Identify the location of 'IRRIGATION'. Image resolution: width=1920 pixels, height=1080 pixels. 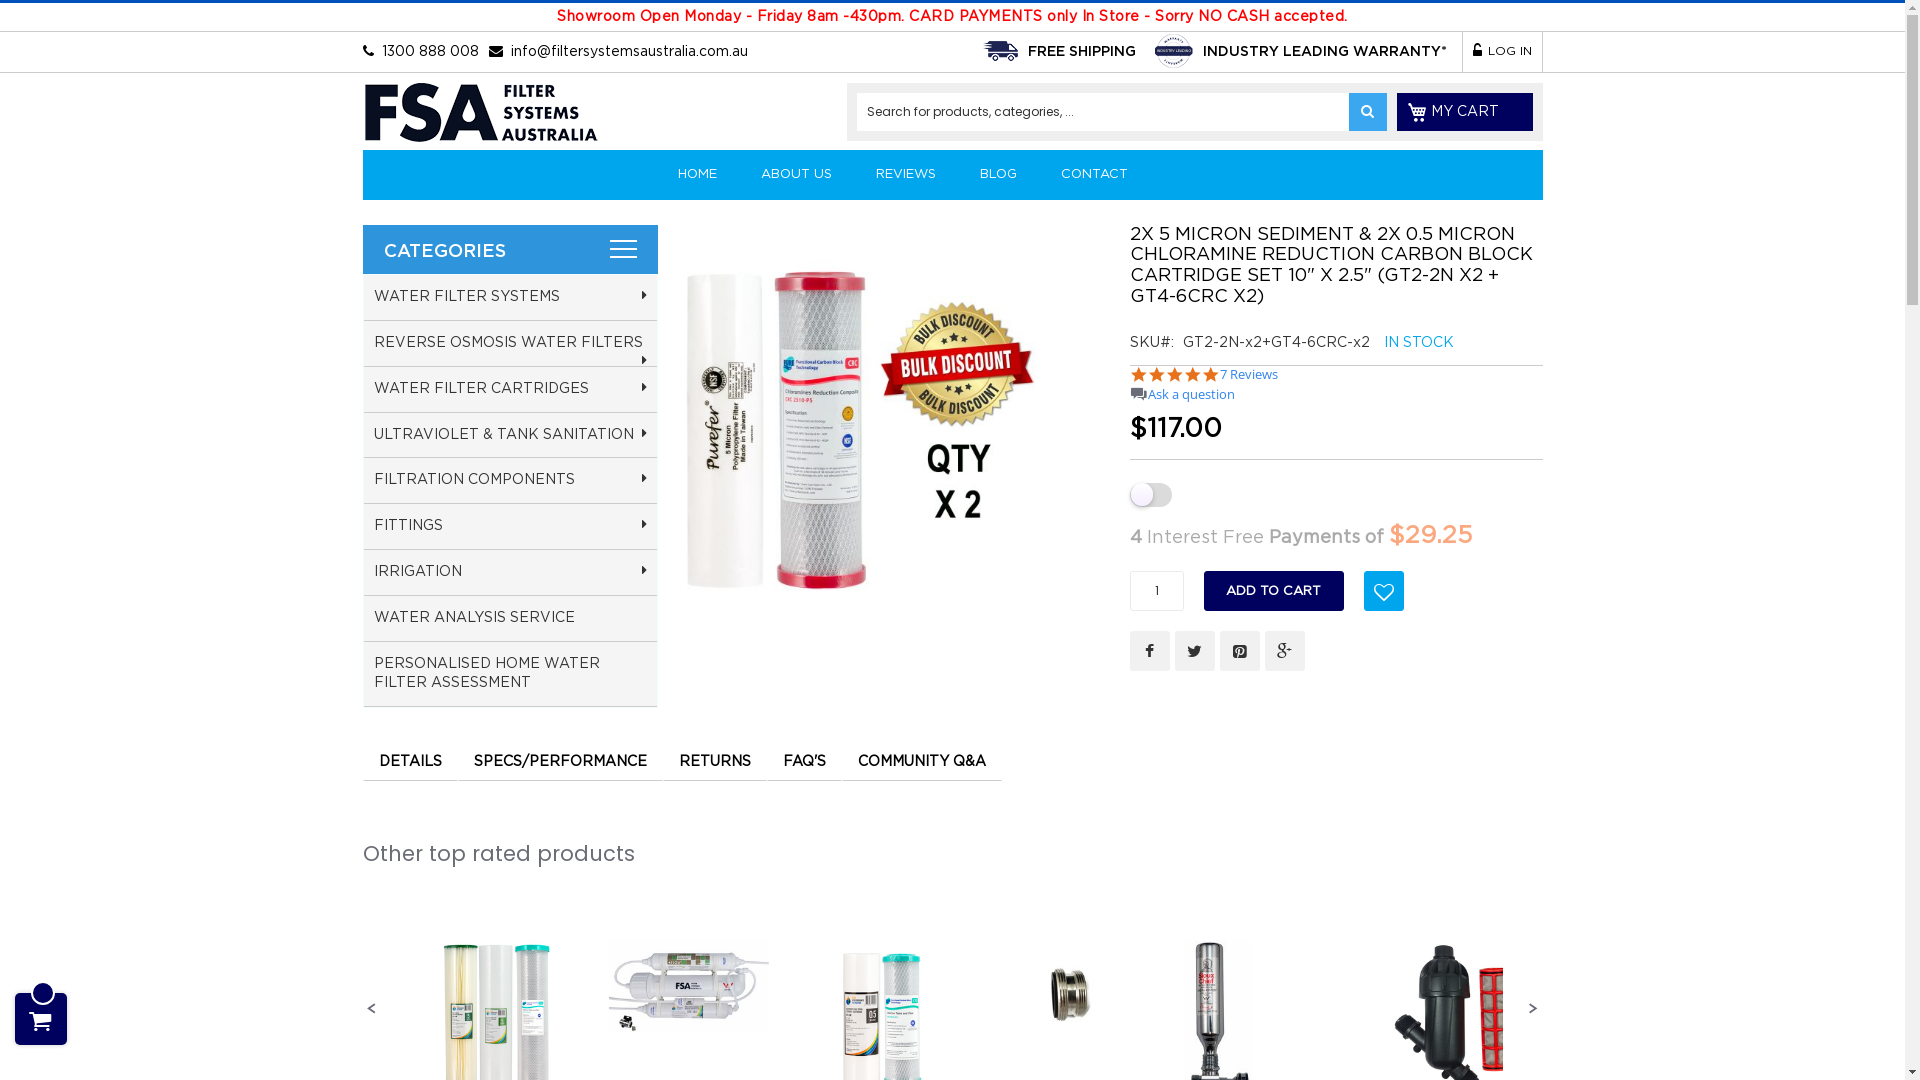
(510, 573).